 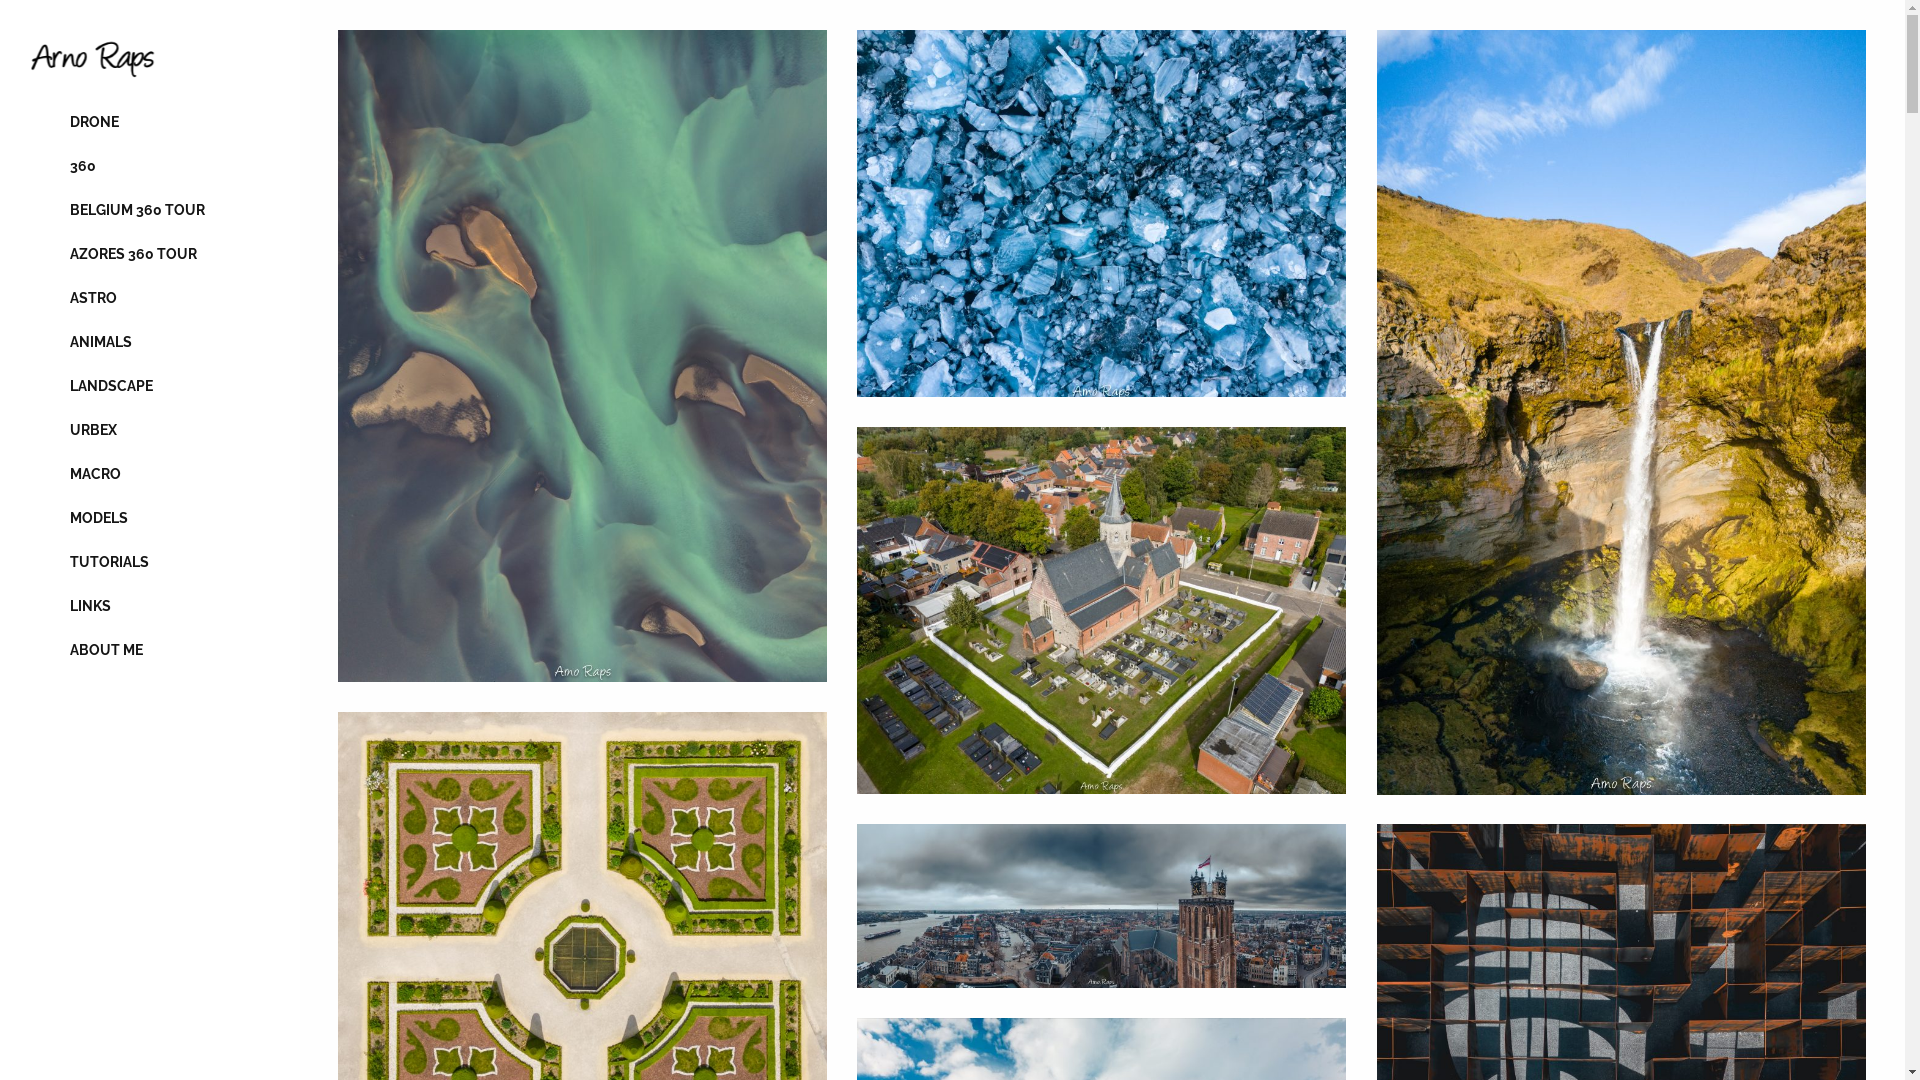 What do you see at coordinates (148, 297) in the screenshot?
I see `'ASTRO'` at bounding box center [148, 297].